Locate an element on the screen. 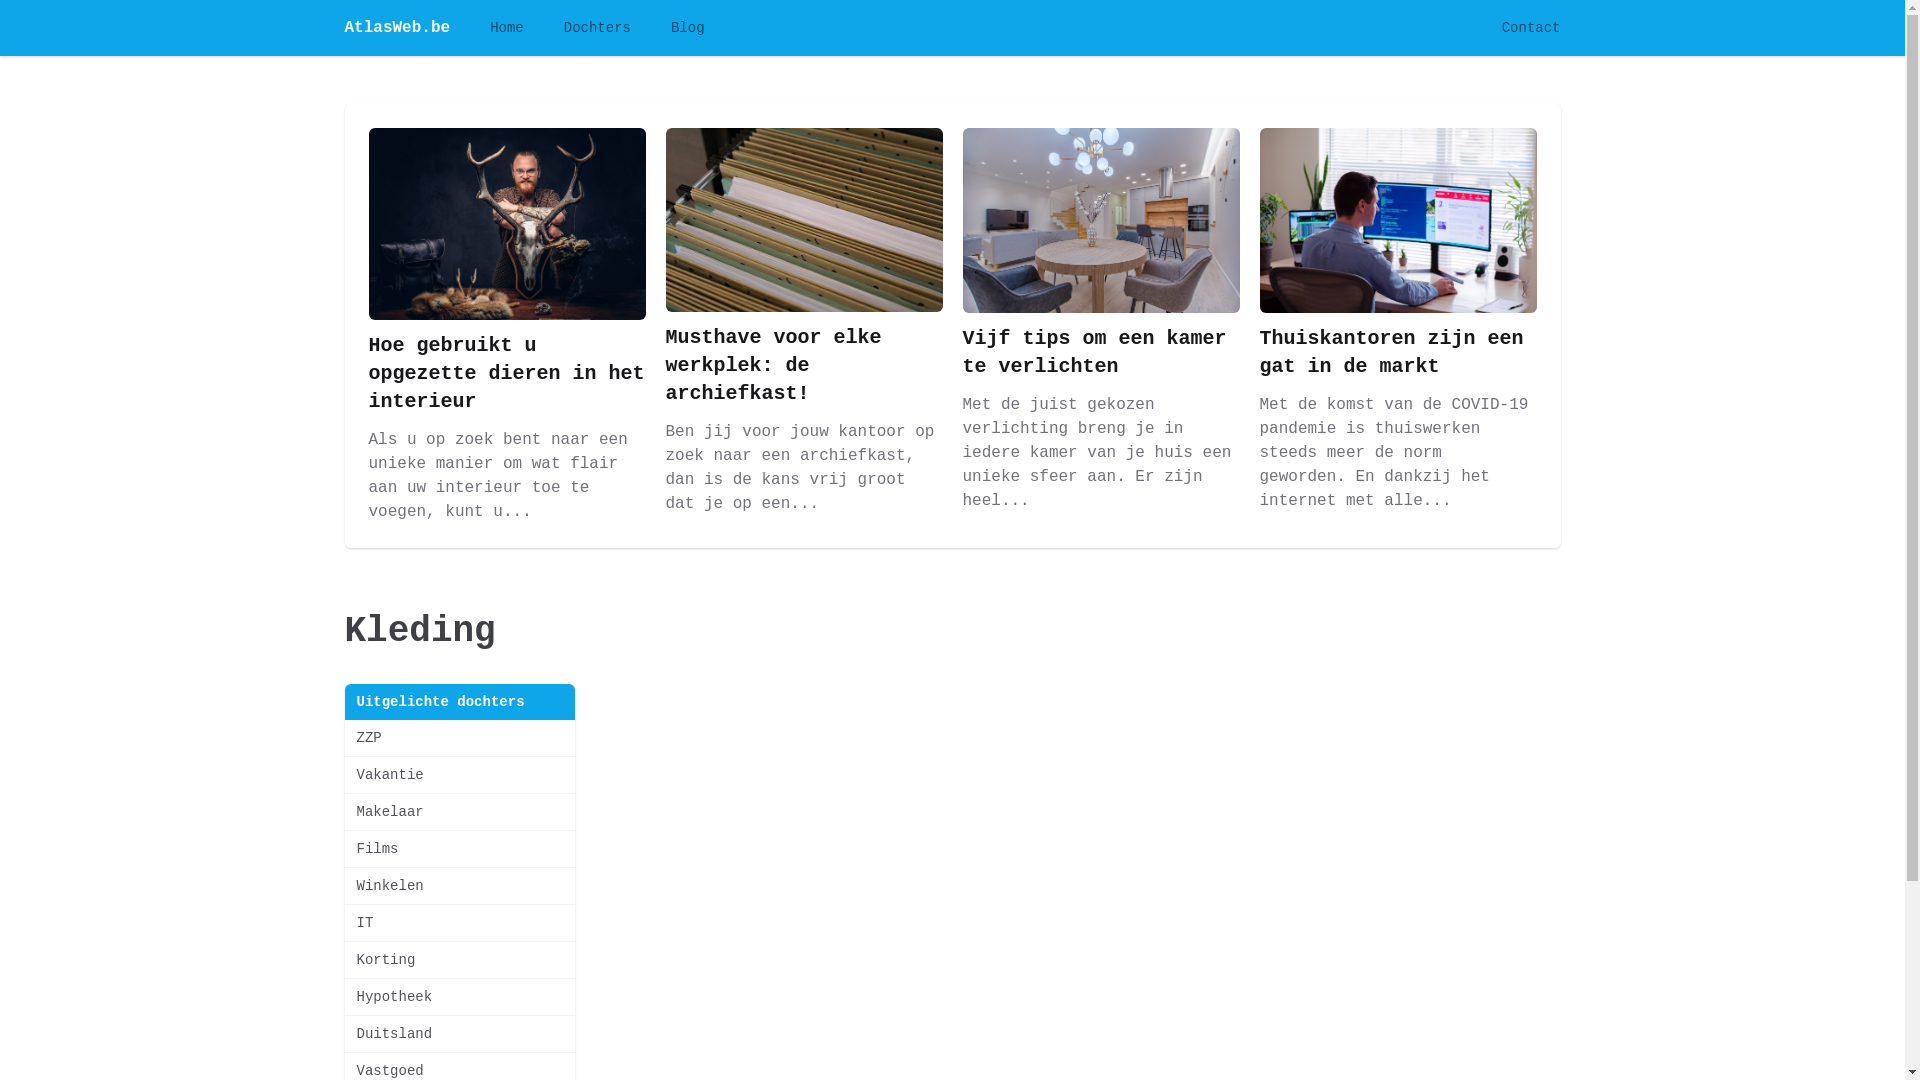 Image resolution: width=1920 pixels, height=1080 pixels. 'Vakantie' is located at coordinates (458, 774).